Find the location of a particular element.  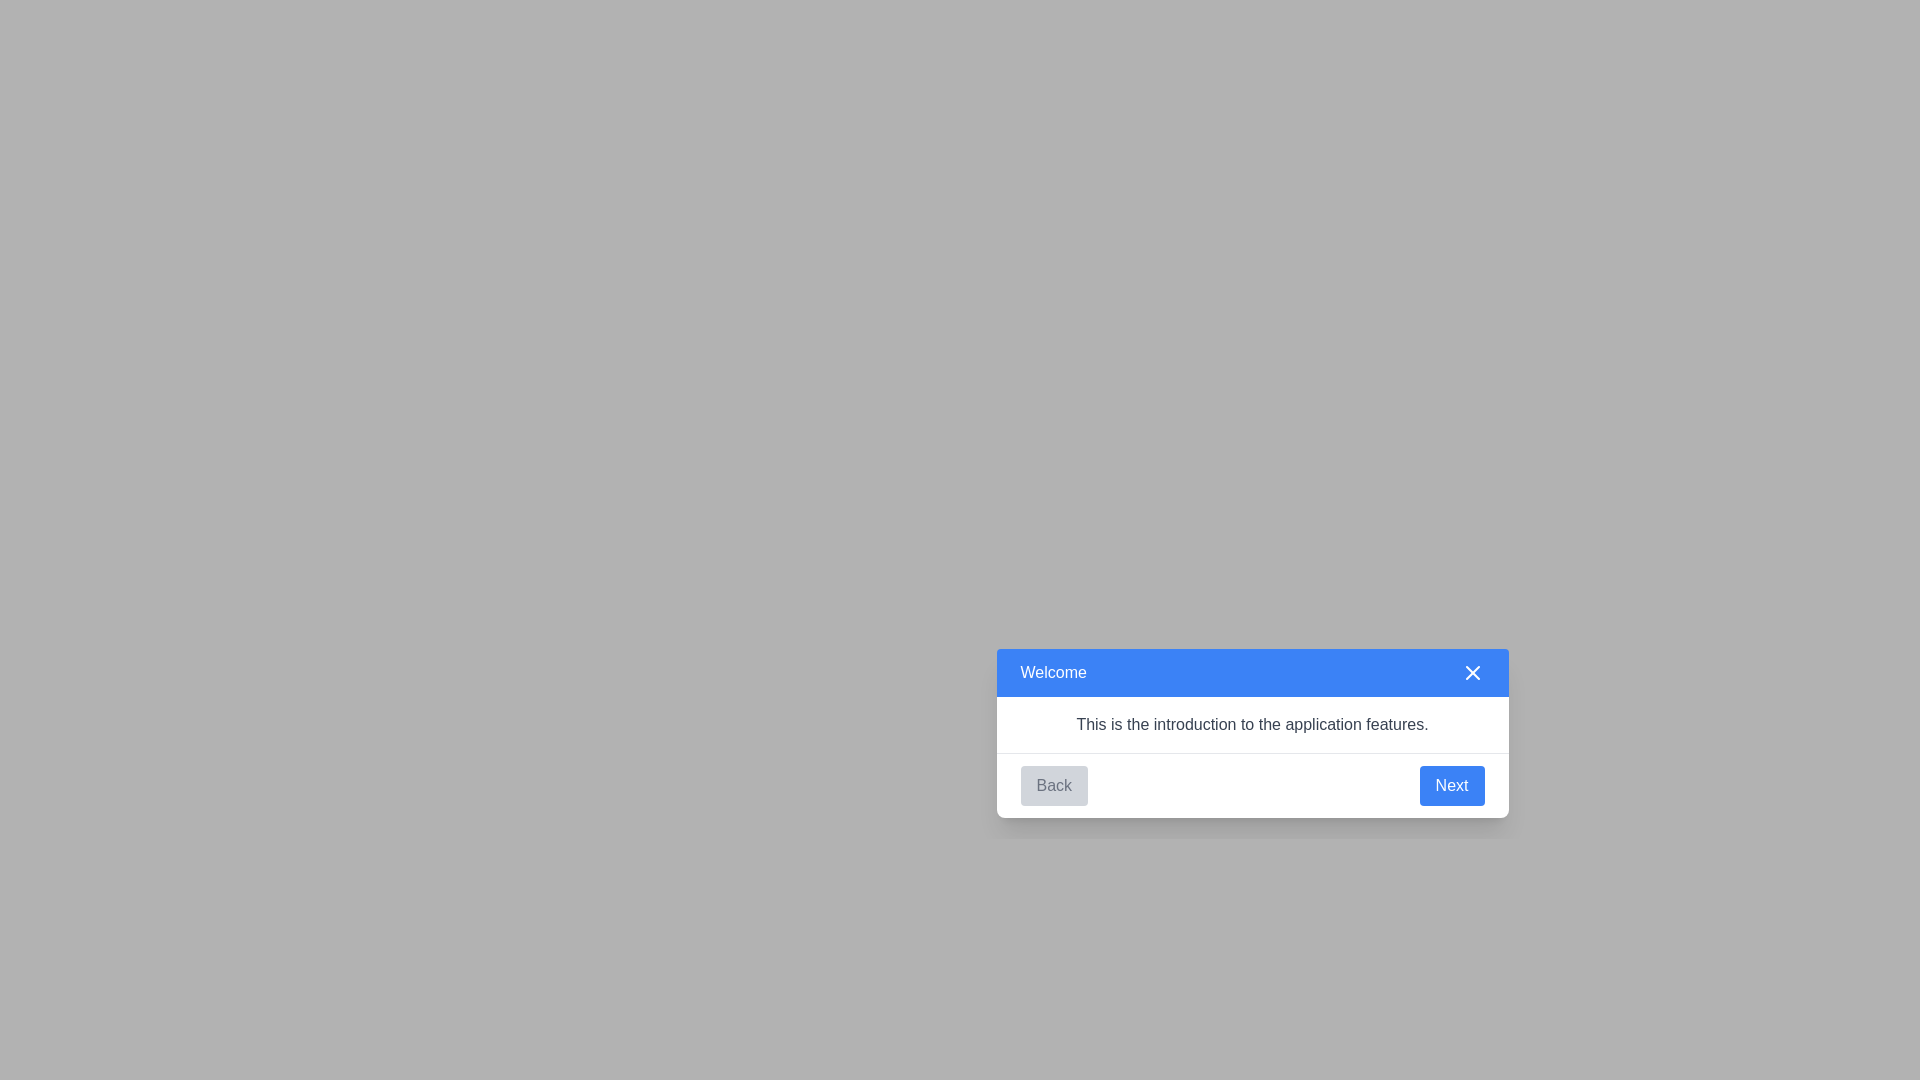

the close icon located in the upper-right corner of the header section is located at coordinates (1472, 672).